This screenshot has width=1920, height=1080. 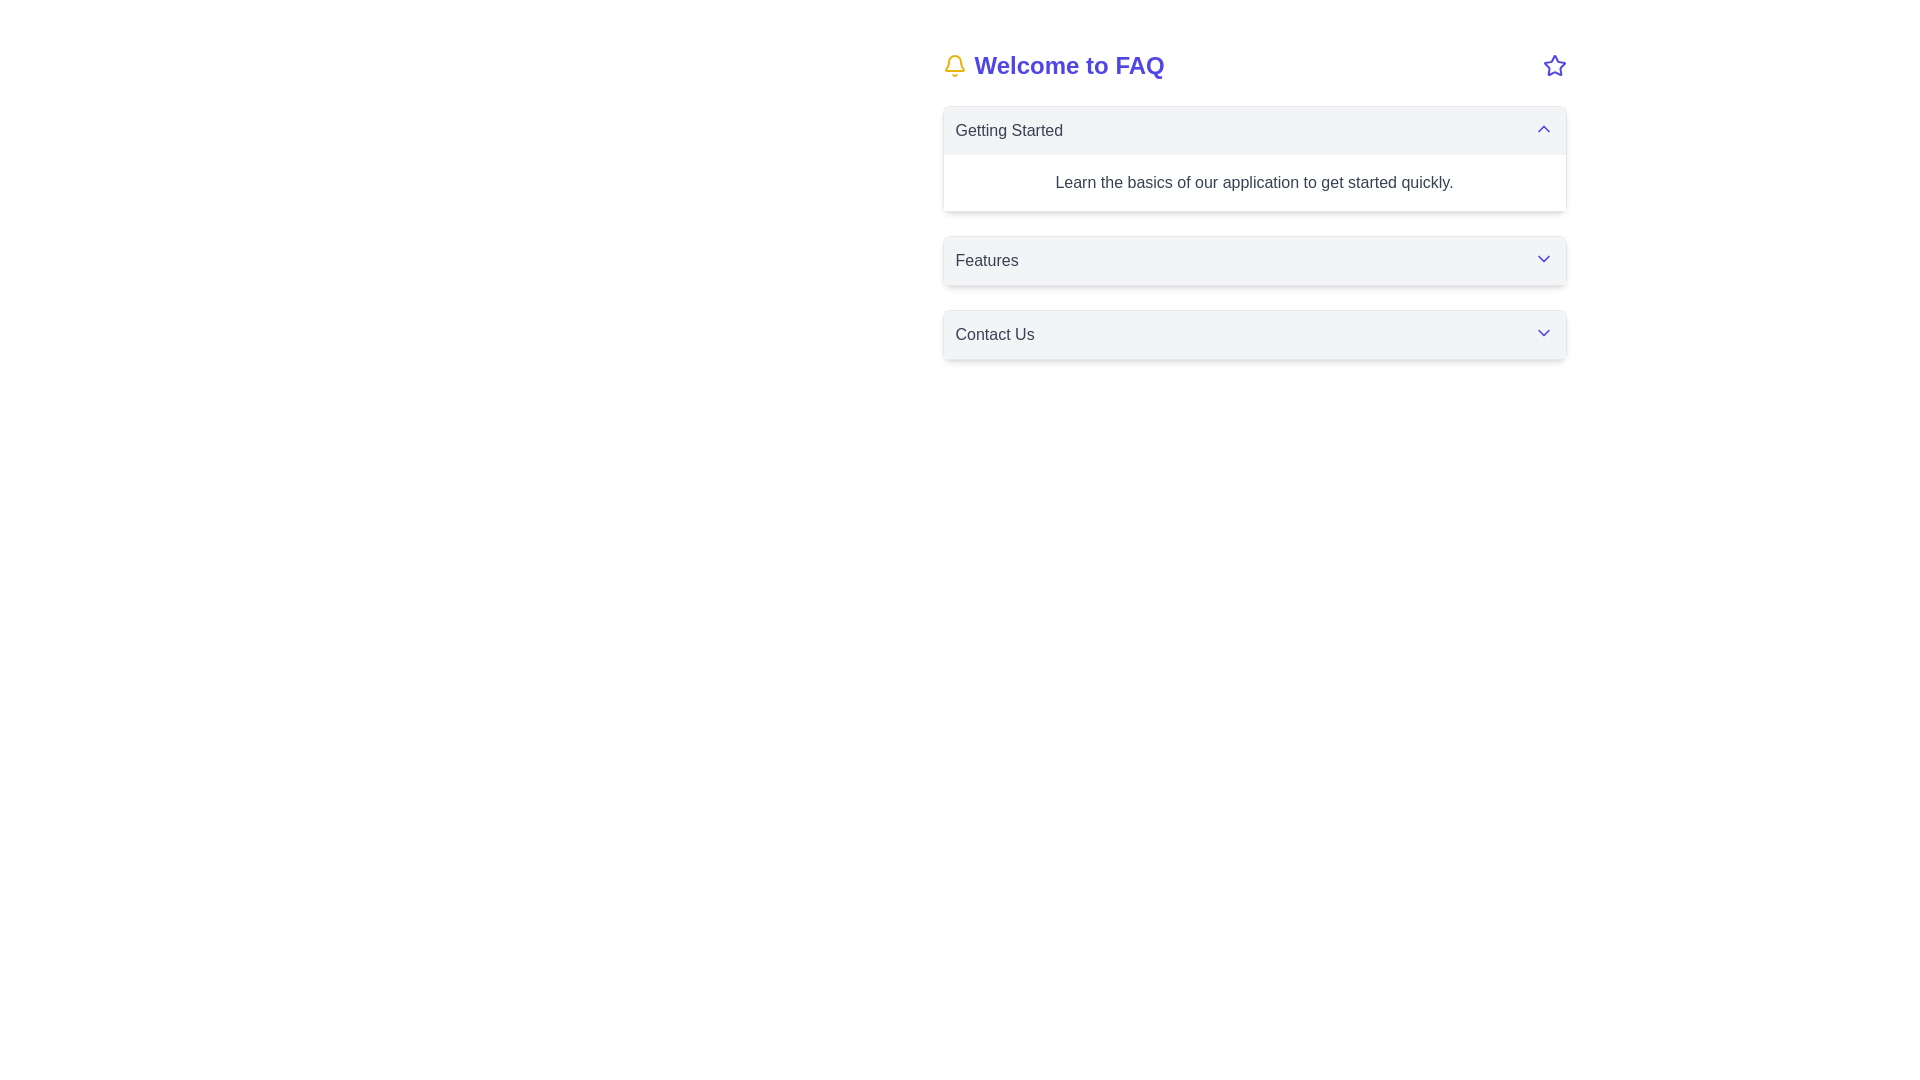 I want to click on the chevron icon, so click(x=1542, y=128).